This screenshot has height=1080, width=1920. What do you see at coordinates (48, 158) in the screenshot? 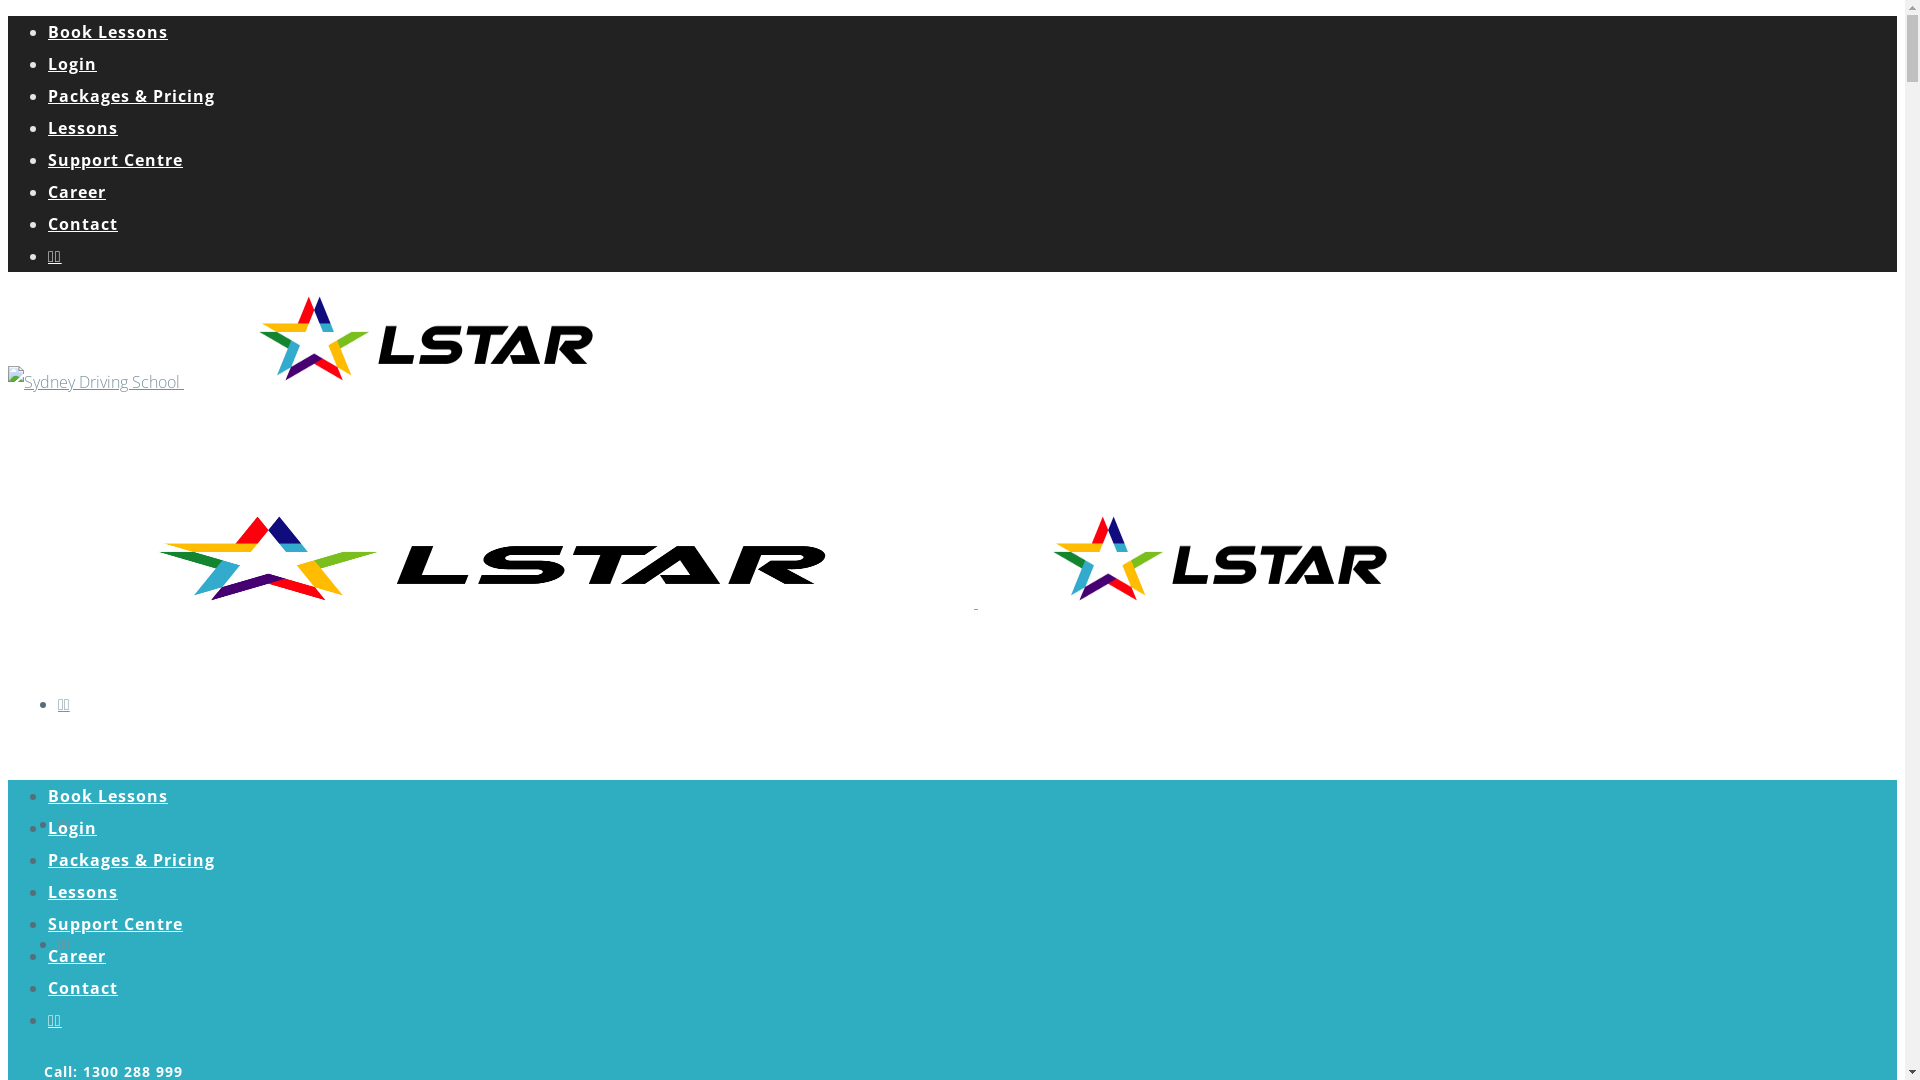
I see `'Support Centre'` at bounding box center [48, 158].